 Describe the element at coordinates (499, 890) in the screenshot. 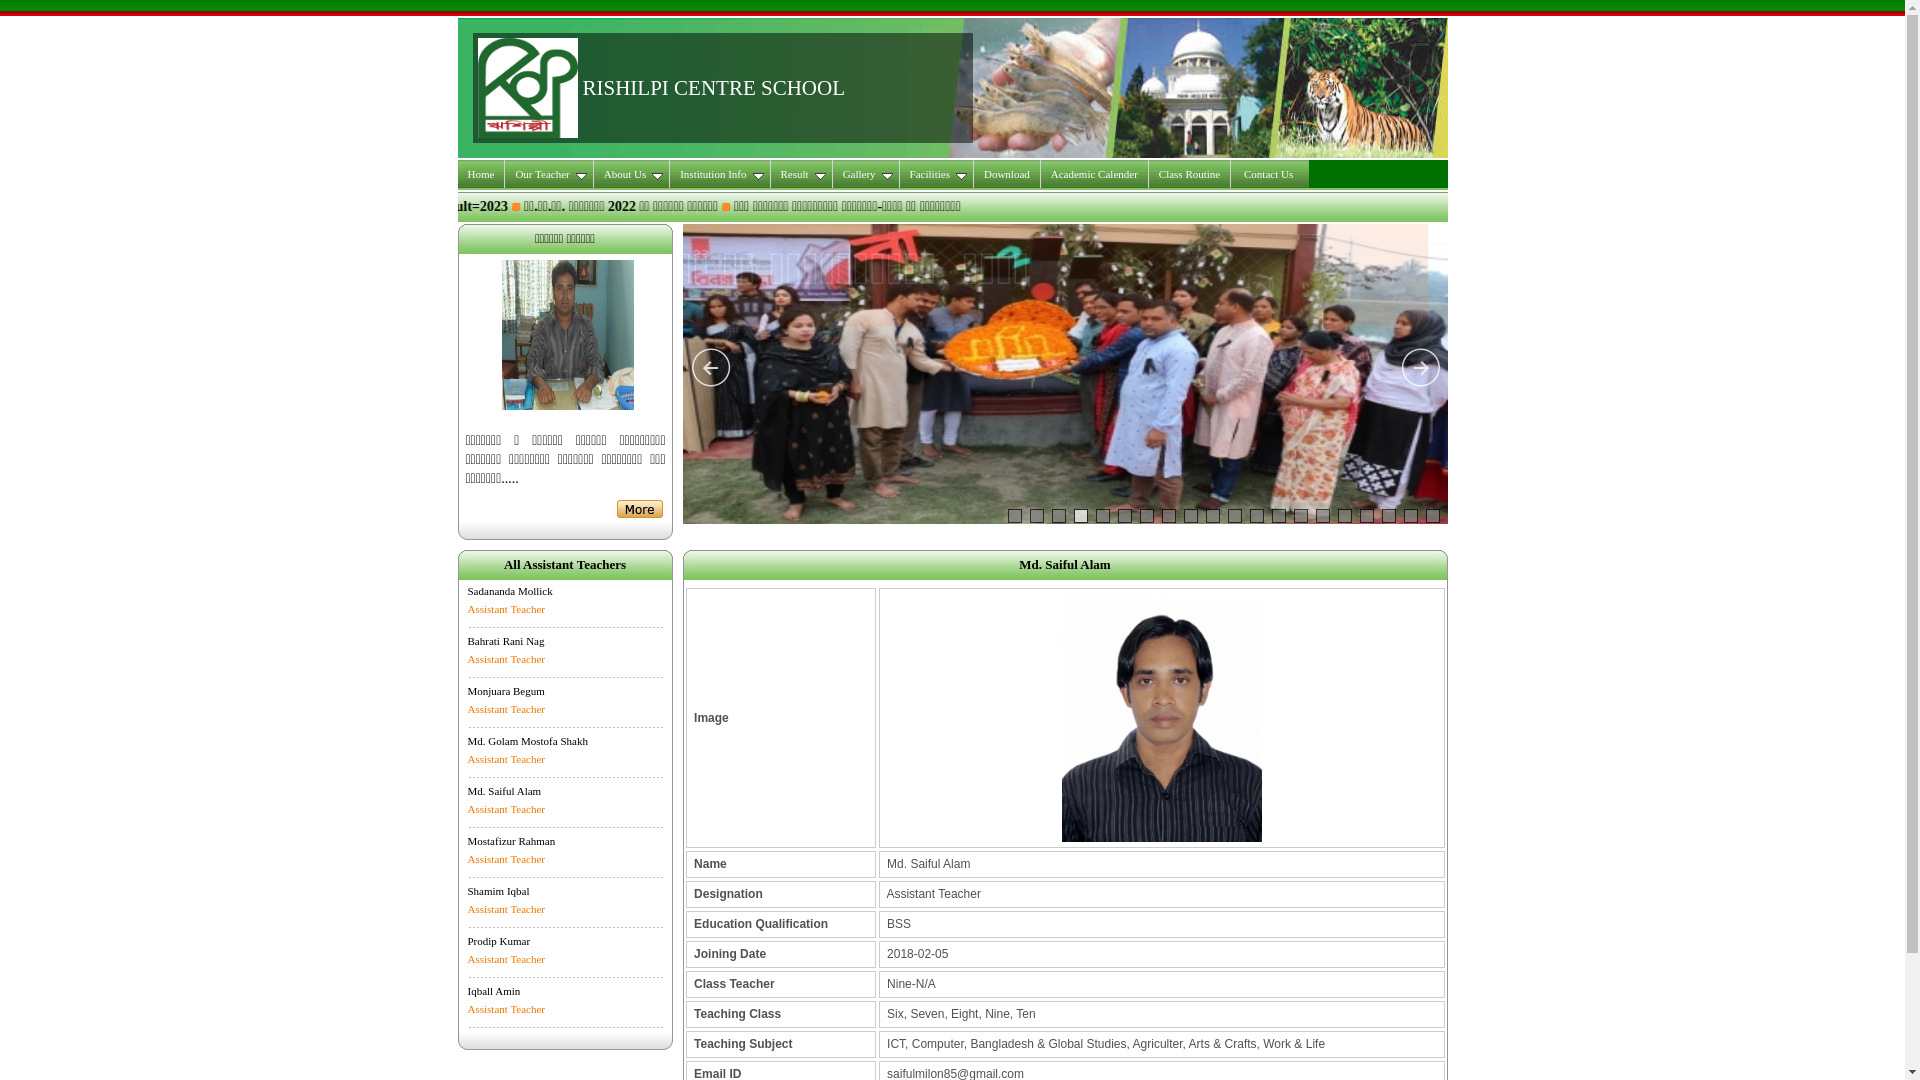

I see `'Shamim Iqbal'` at that location.